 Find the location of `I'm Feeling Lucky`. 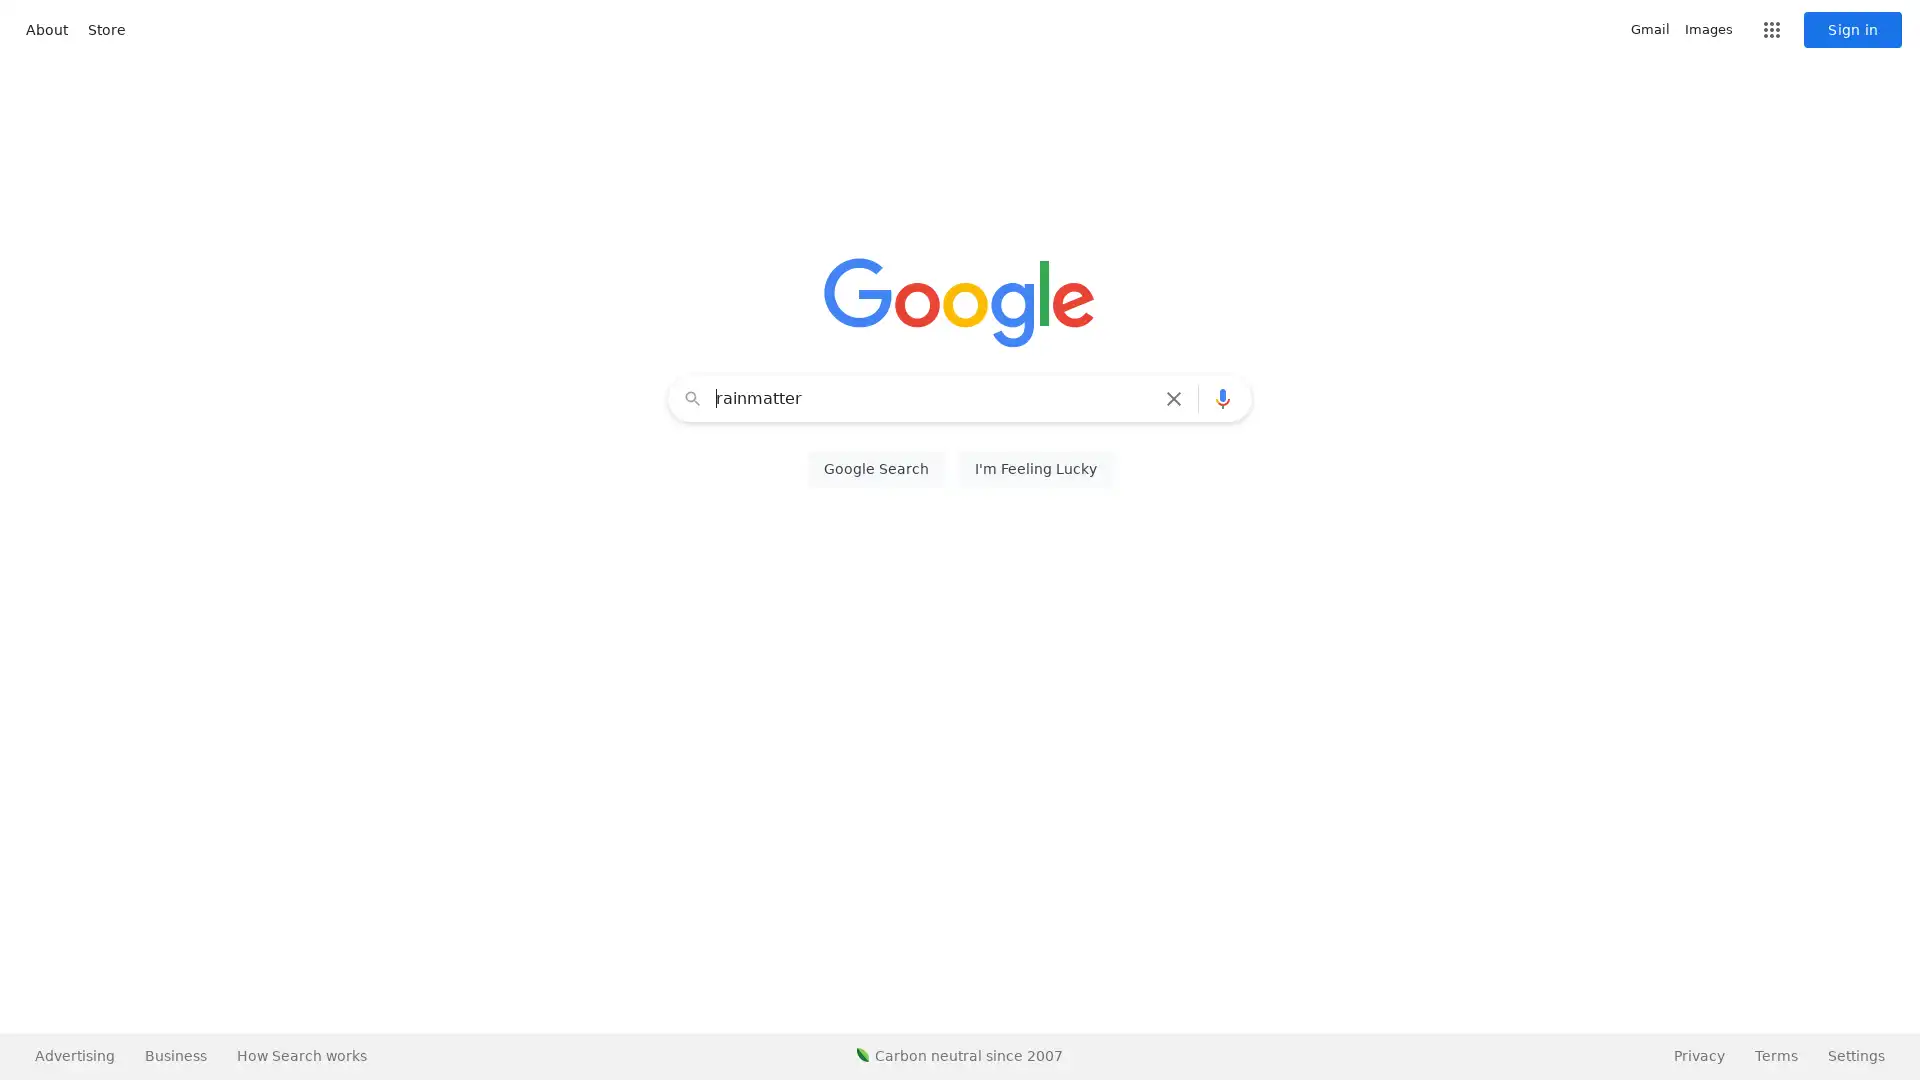

I'm Feeling Lucky is located at coordinates (1035, 469).